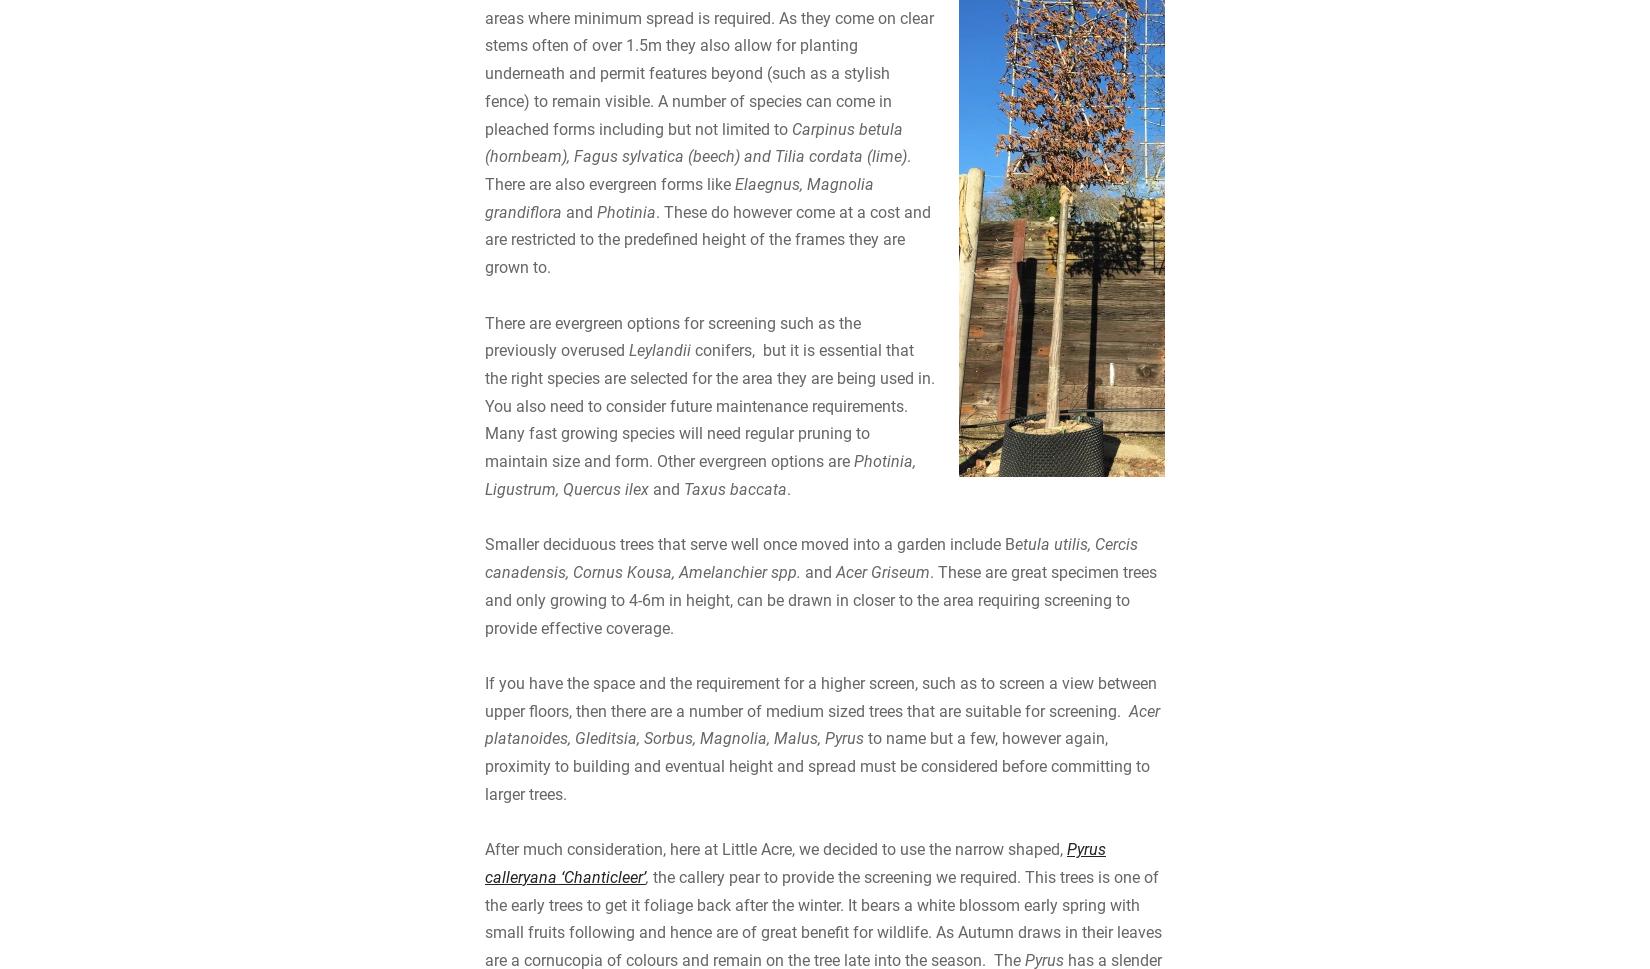 The height and width of the screenshot is (969, 1650). What do you see at coordinates (696, 333) in the screenshot?
I see `'. There are also evergreen forms like'` at bounding box center [696, 333].